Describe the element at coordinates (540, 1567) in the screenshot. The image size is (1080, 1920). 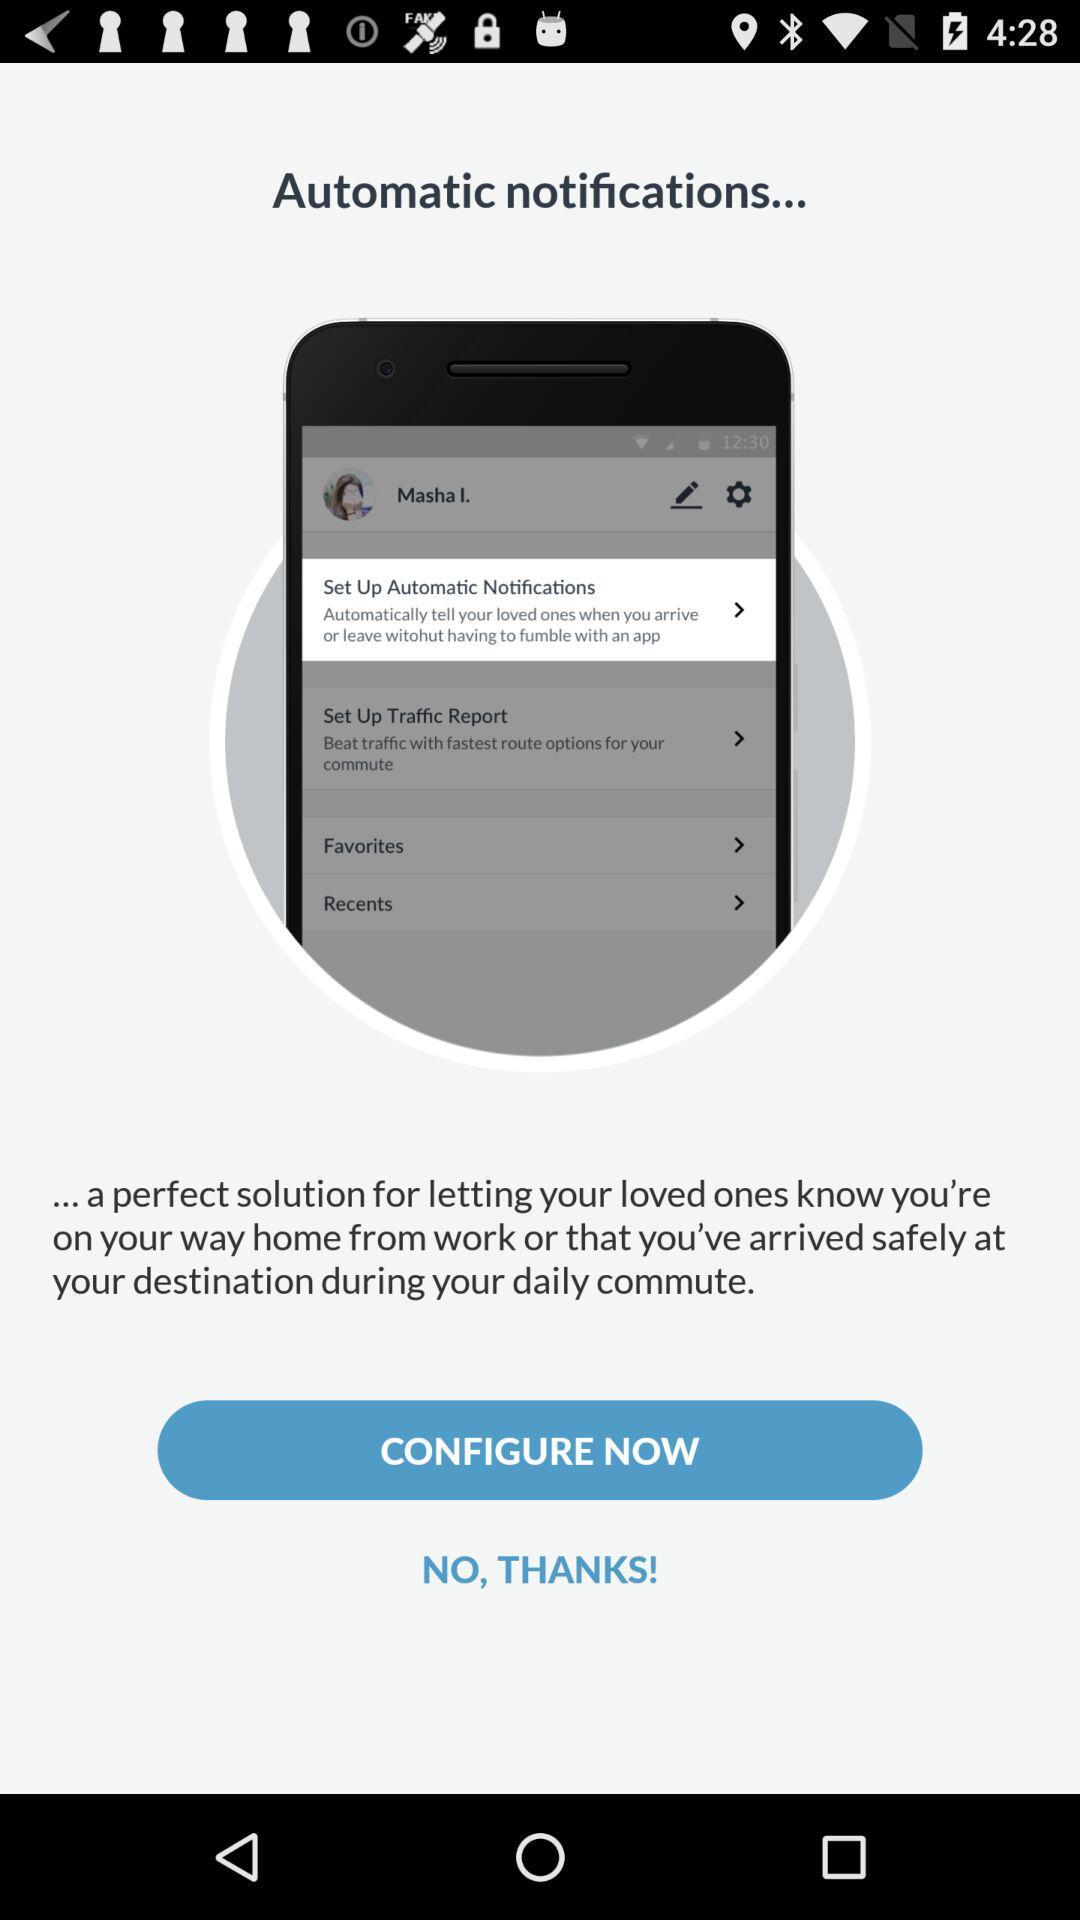
I see `no, thanks! icon` at that location.